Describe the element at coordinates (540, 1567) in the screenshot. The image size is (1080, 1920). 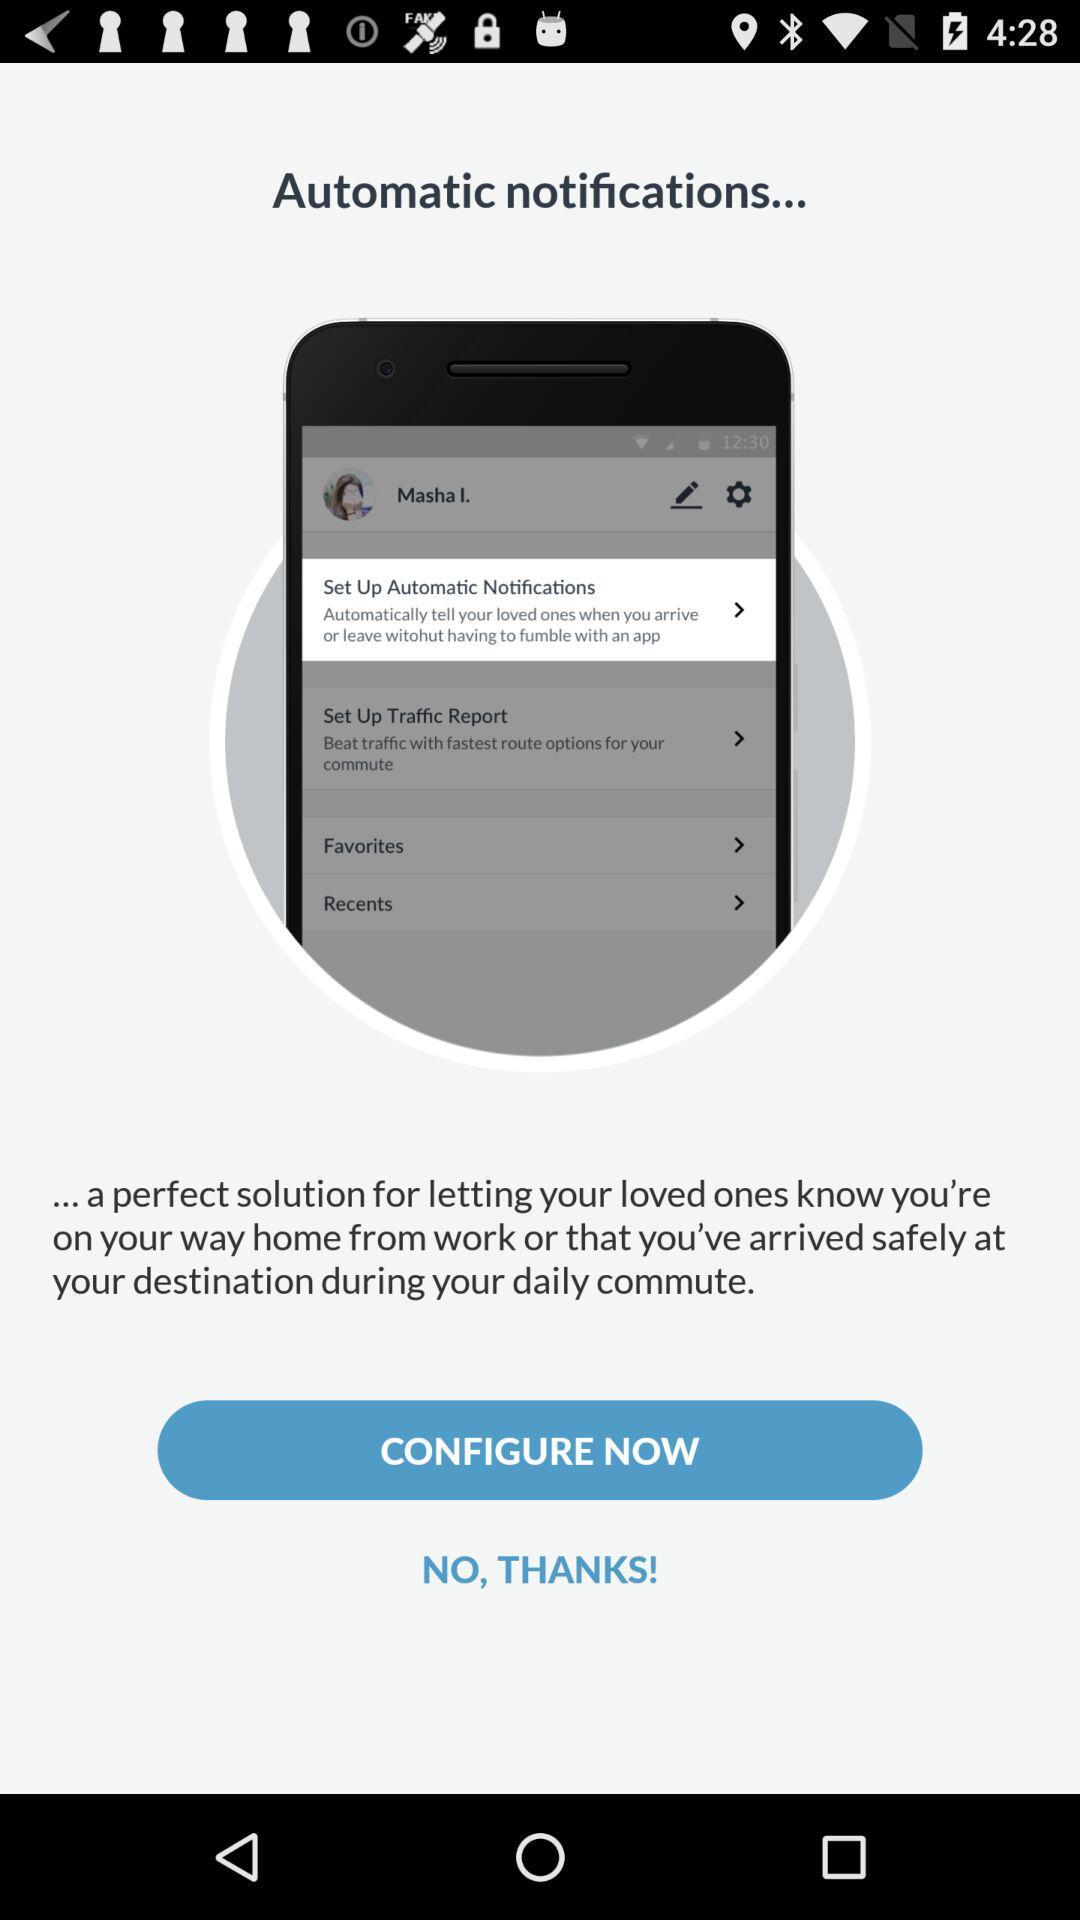
I see `no, thanks! icon` at that location.